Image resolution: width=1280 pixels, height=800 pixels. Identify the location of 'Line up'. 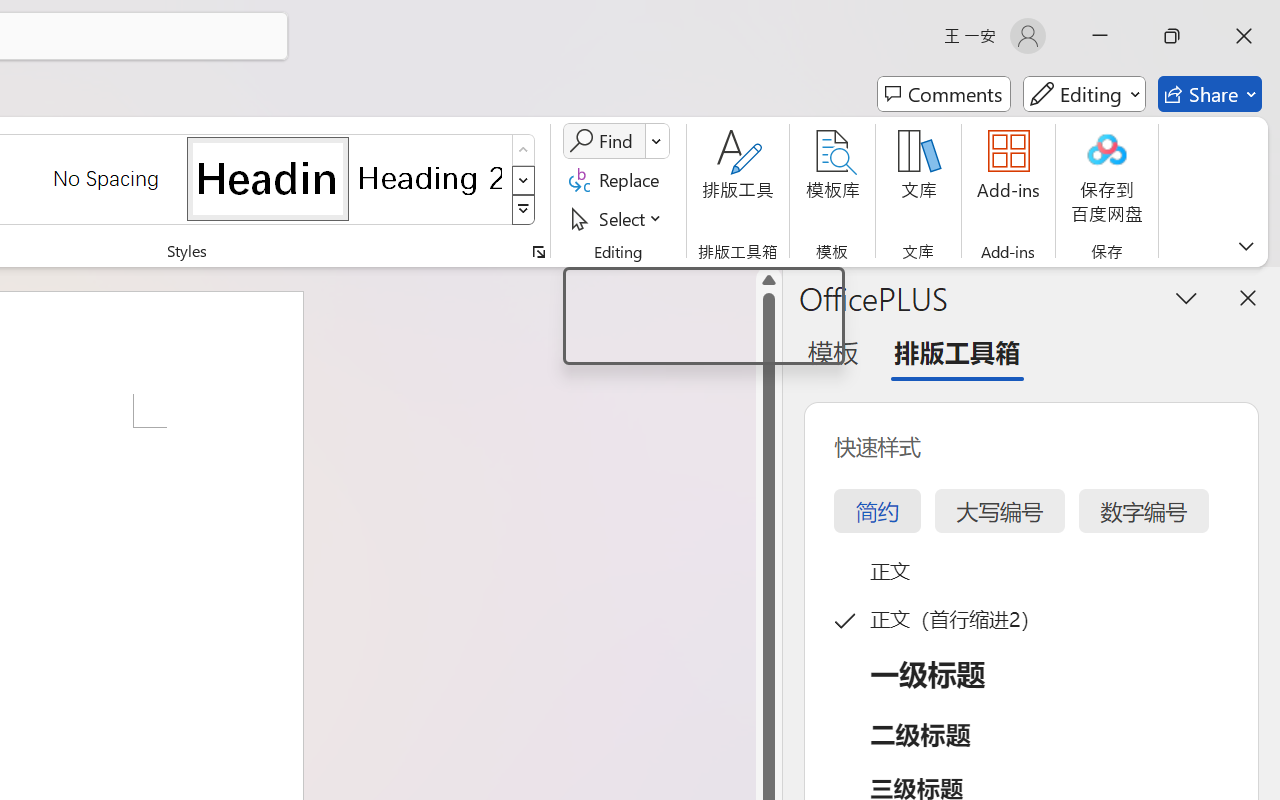
(768, 280).